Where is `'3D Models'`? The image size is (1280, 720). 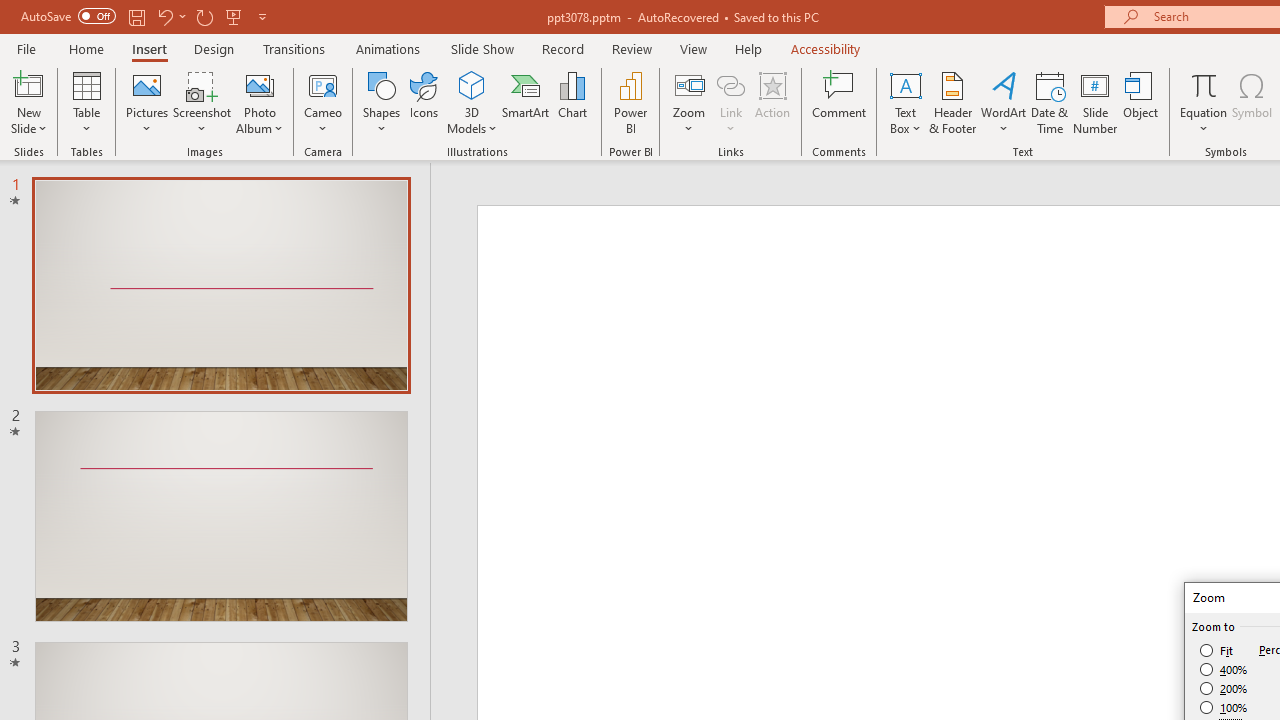 '3D Models' is located at coordinates (471, 103).